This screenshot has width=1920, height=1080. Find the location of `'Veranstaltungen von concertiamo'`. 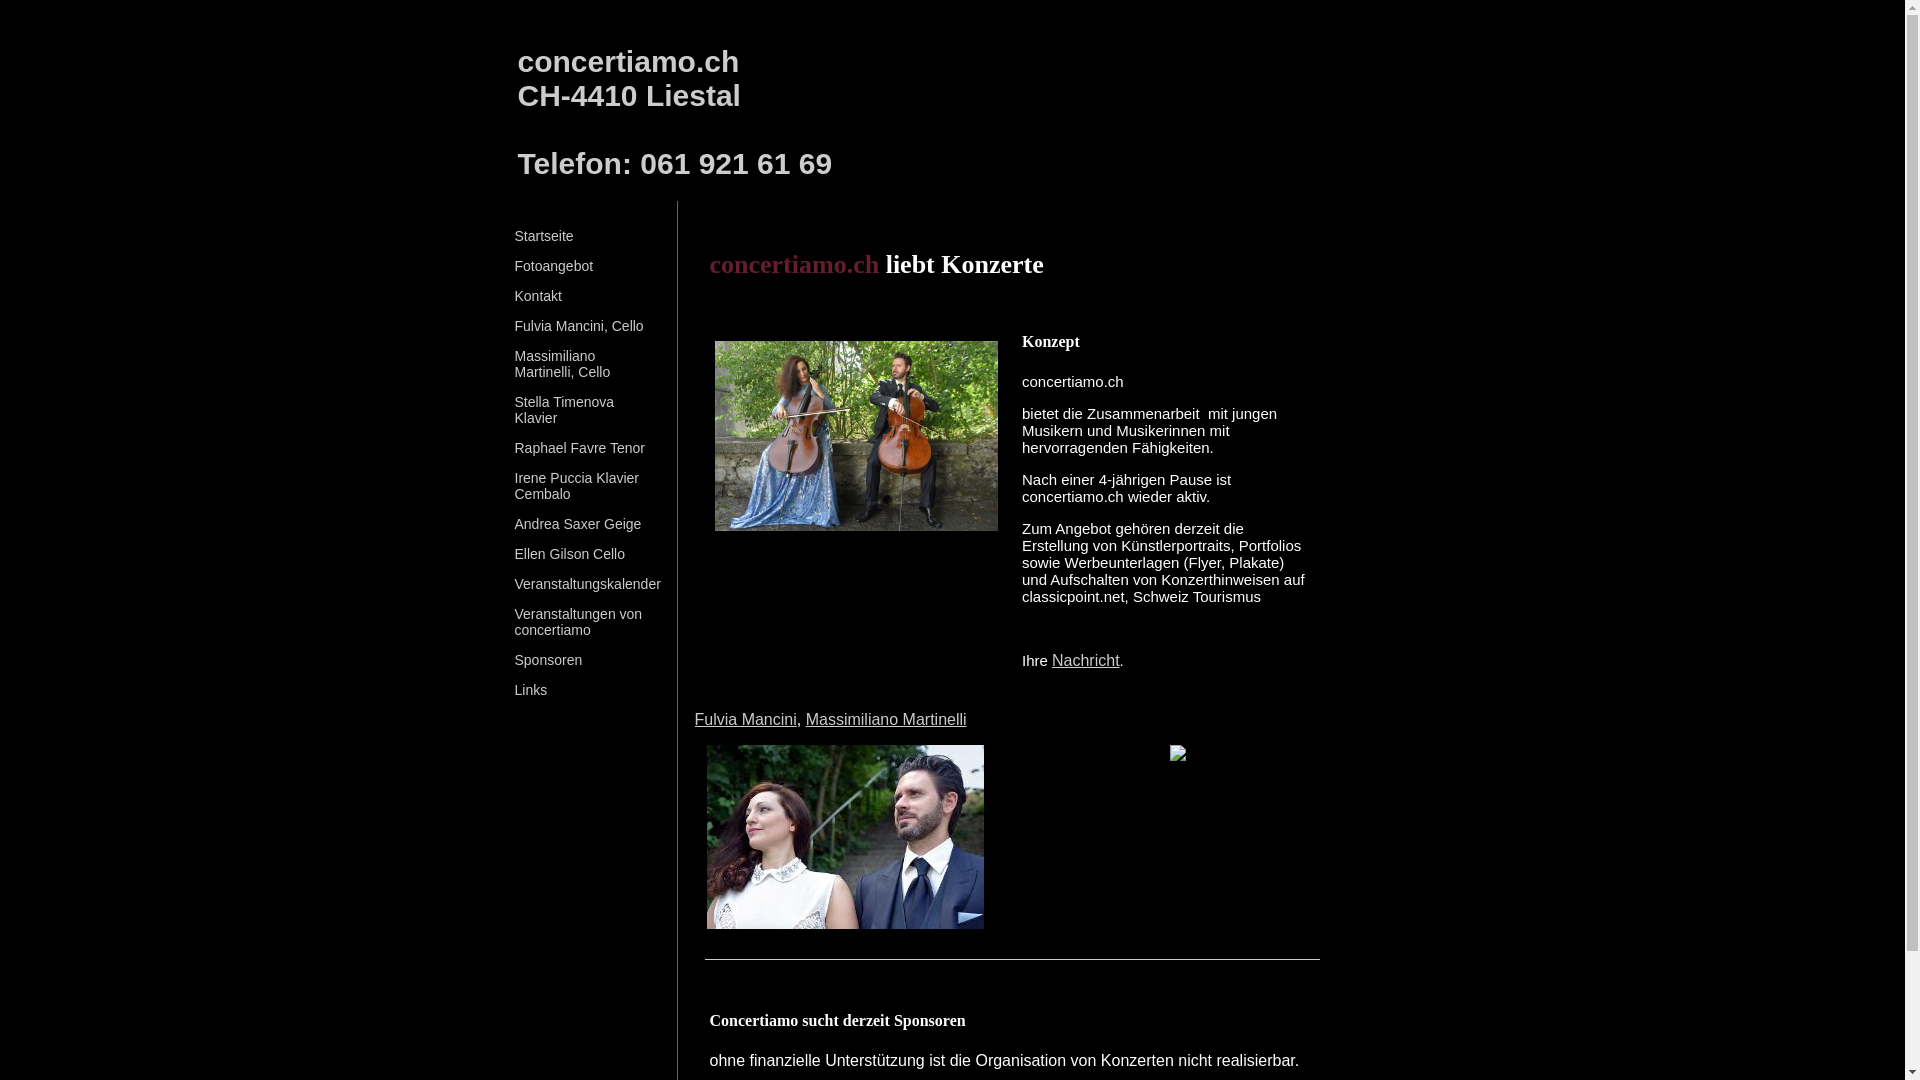

'Veranstaltungen von concertiamo' is located at coordinates (576, 627).